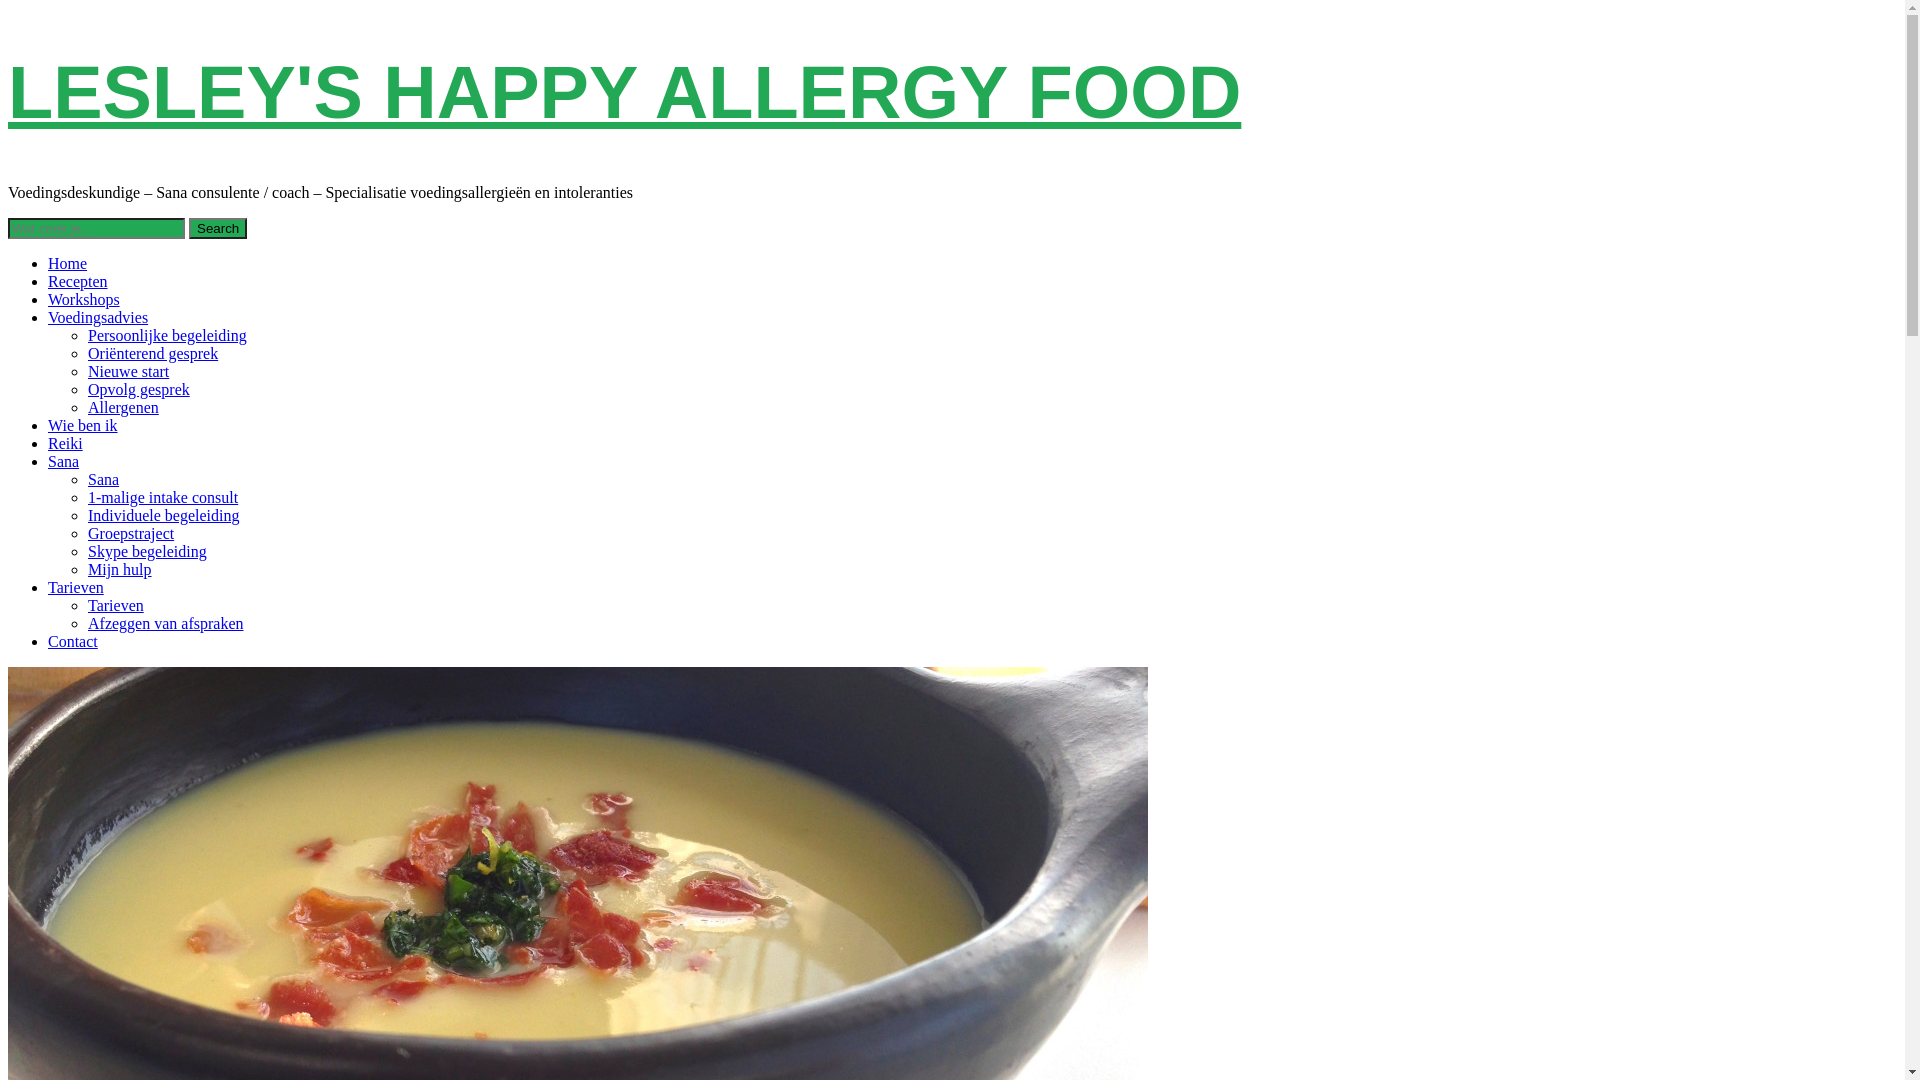  What do you see at coordinates (217, 227) in the screenshot?
I see `'Search'` at bounding box center [217, 227].